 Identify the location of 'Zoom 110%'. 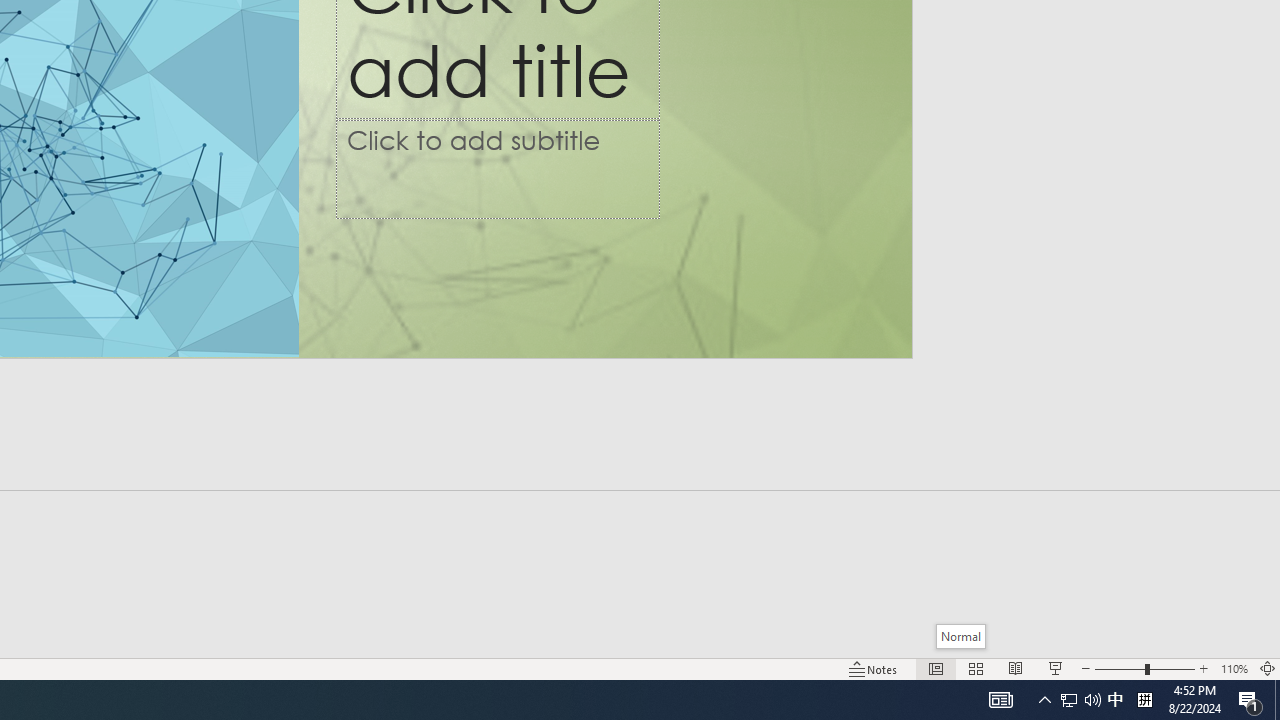
(1233, 669).